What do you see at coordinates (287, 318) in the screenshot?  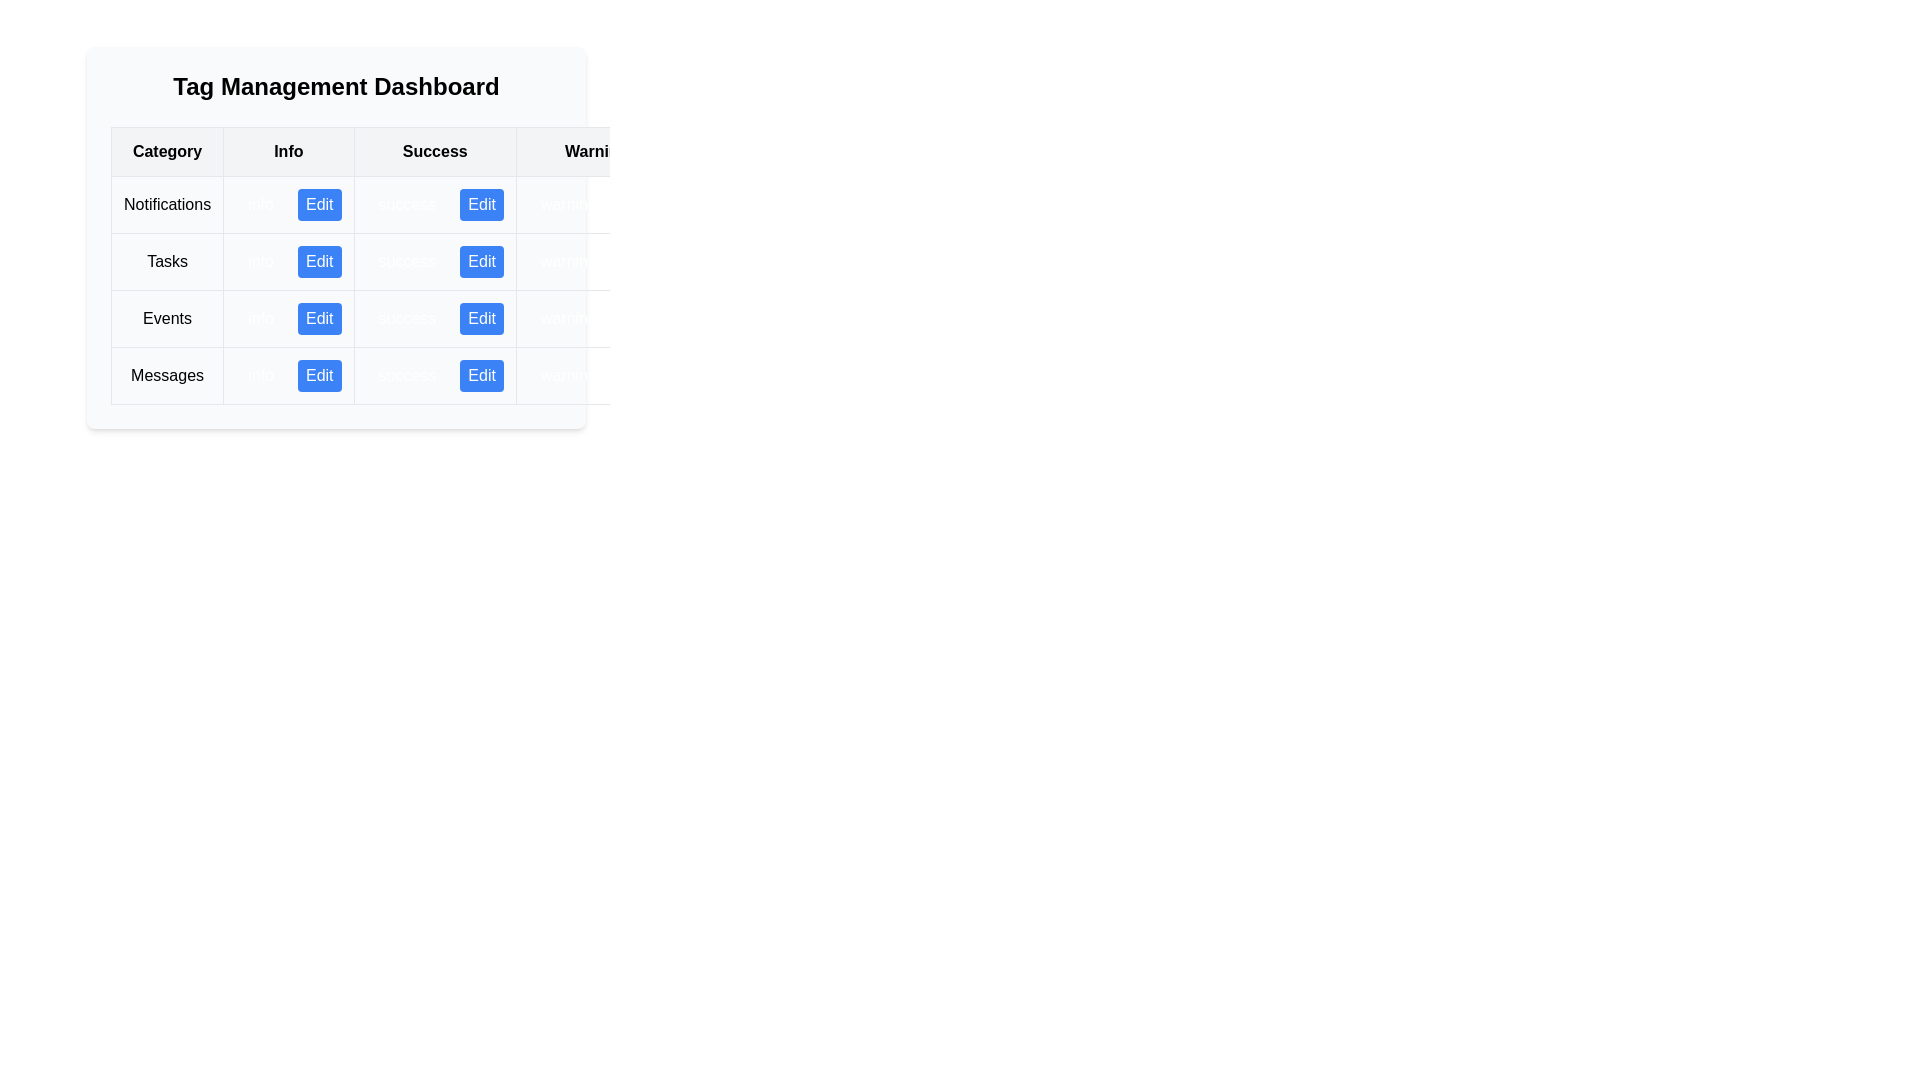 I see `the 'Edit' button located in the 'Events' row and 'Info' column` at bounding box center [287, 318].